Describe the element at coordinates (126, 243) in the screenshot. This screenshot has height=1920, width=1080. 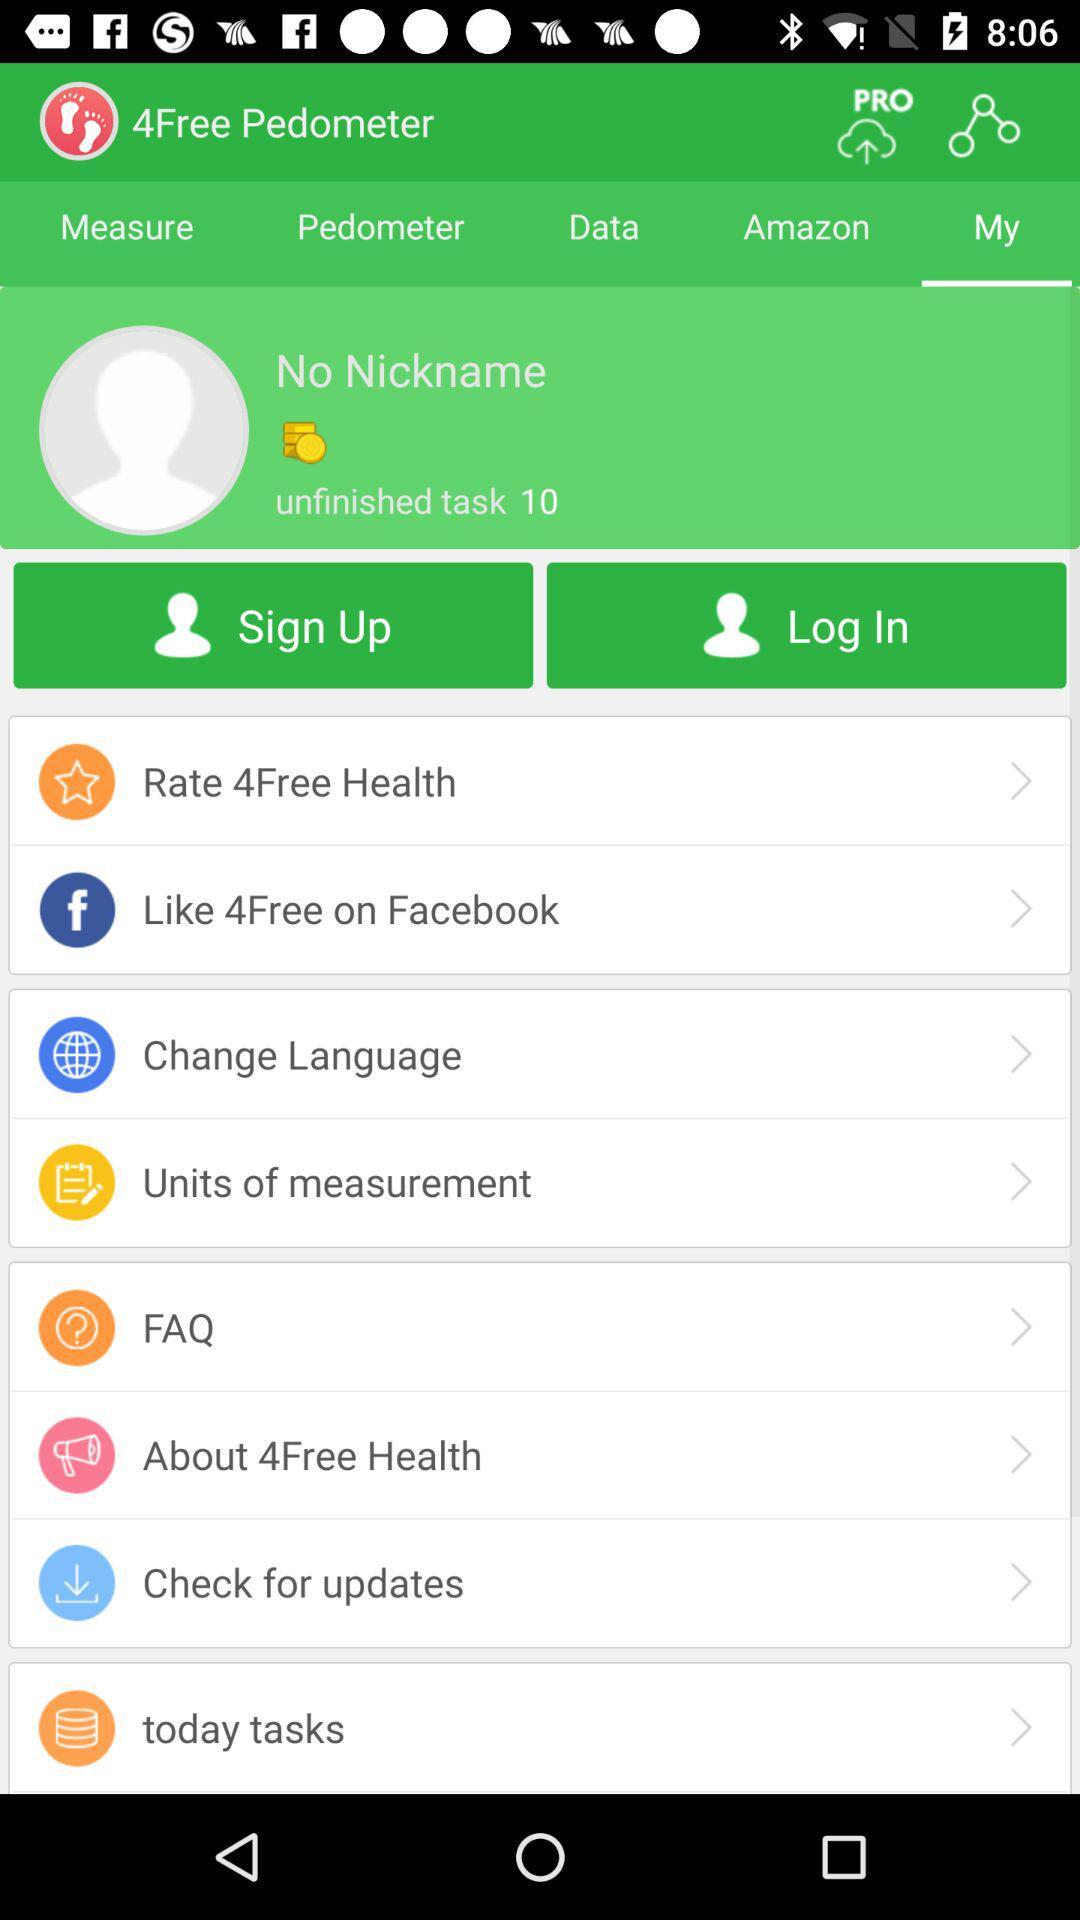
I see `the app next to pedometer item` at that location.